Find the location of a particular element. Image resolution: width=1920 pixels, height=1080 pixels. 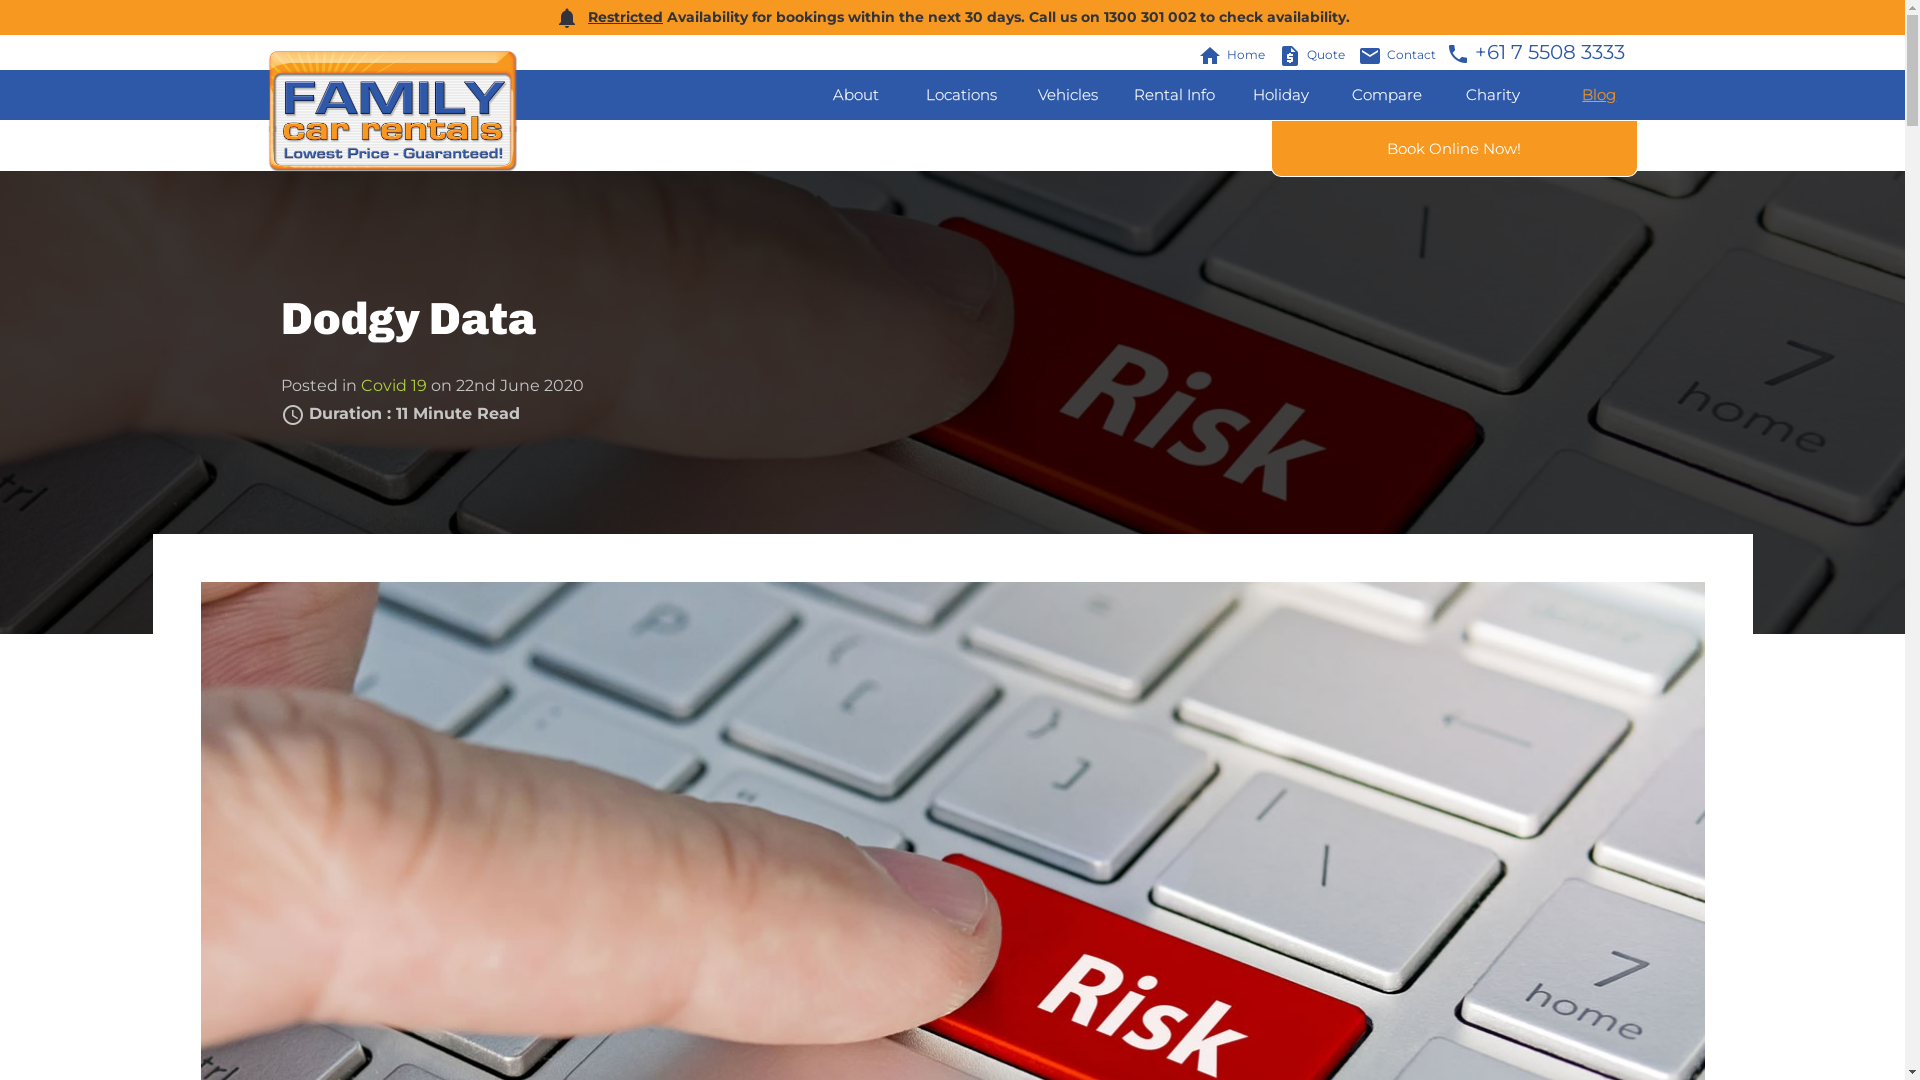

'emailContact' is located at coordinates (1400, 53).